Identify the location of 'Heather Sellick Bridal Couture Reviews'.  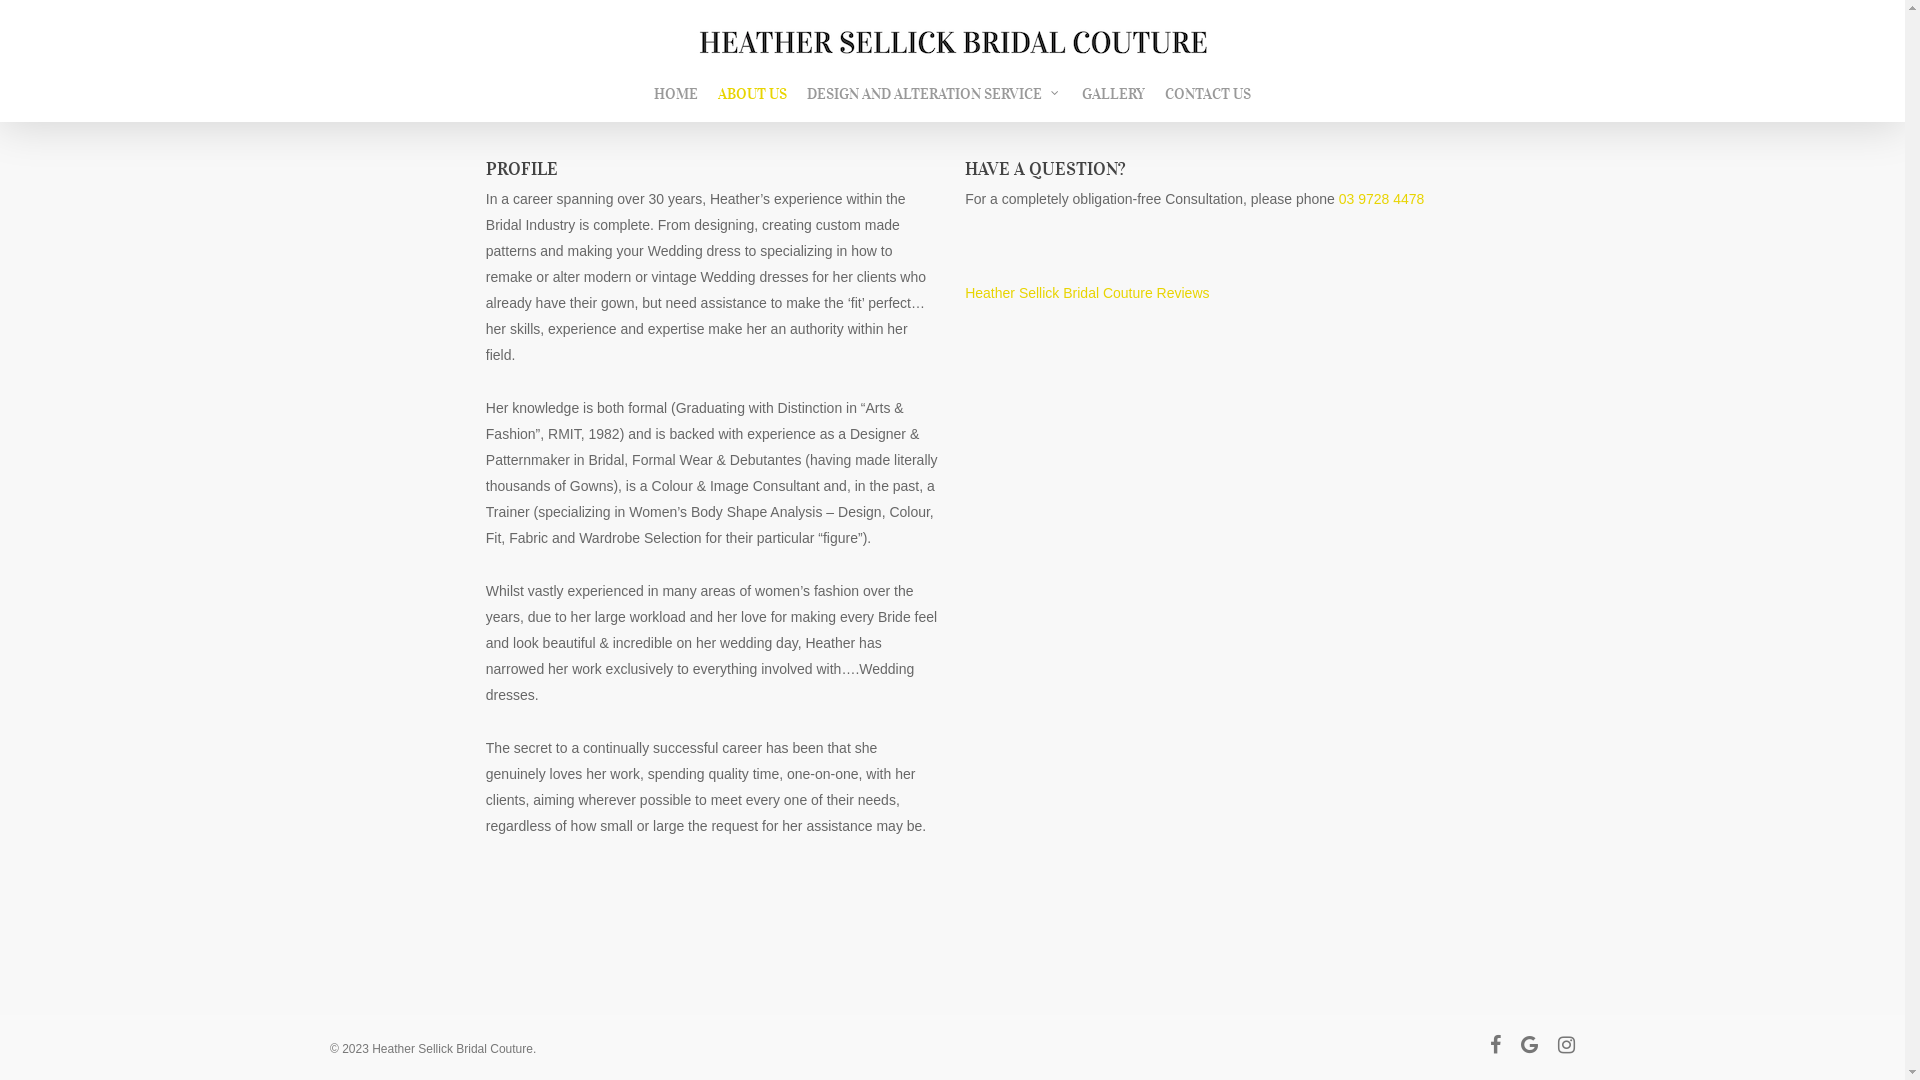
(964, 293).